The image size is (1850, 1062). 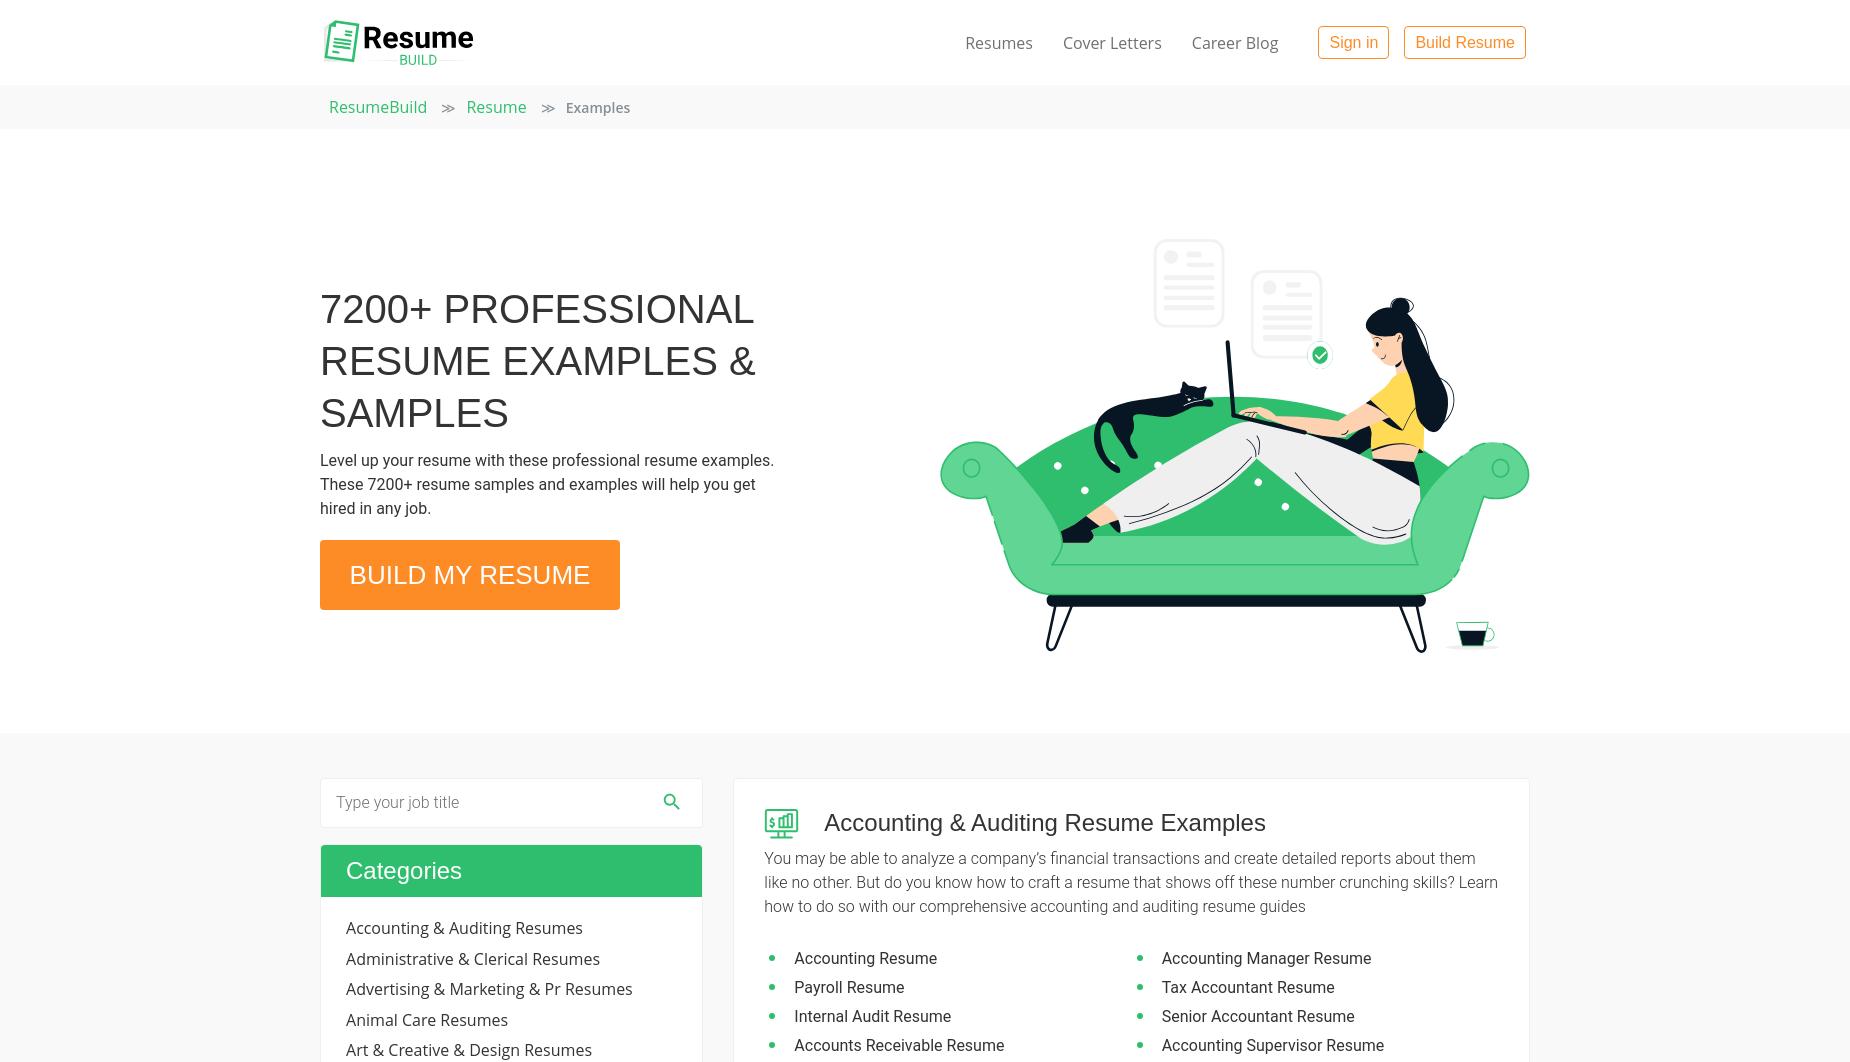 I want to click on 'animal care resumes', so click(x=425, y=1017).